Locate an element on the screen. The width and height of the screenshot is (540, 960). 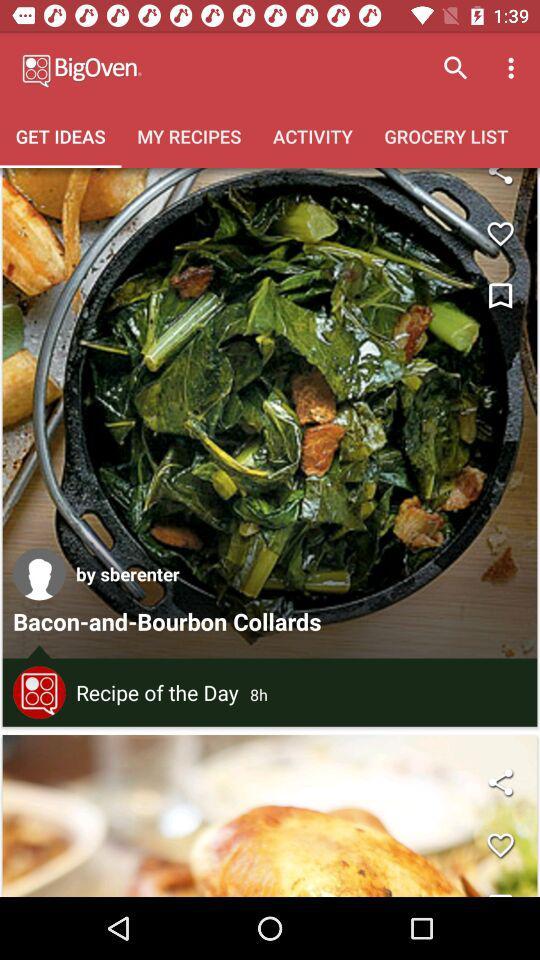
click share is located at coordinates (499, 182).